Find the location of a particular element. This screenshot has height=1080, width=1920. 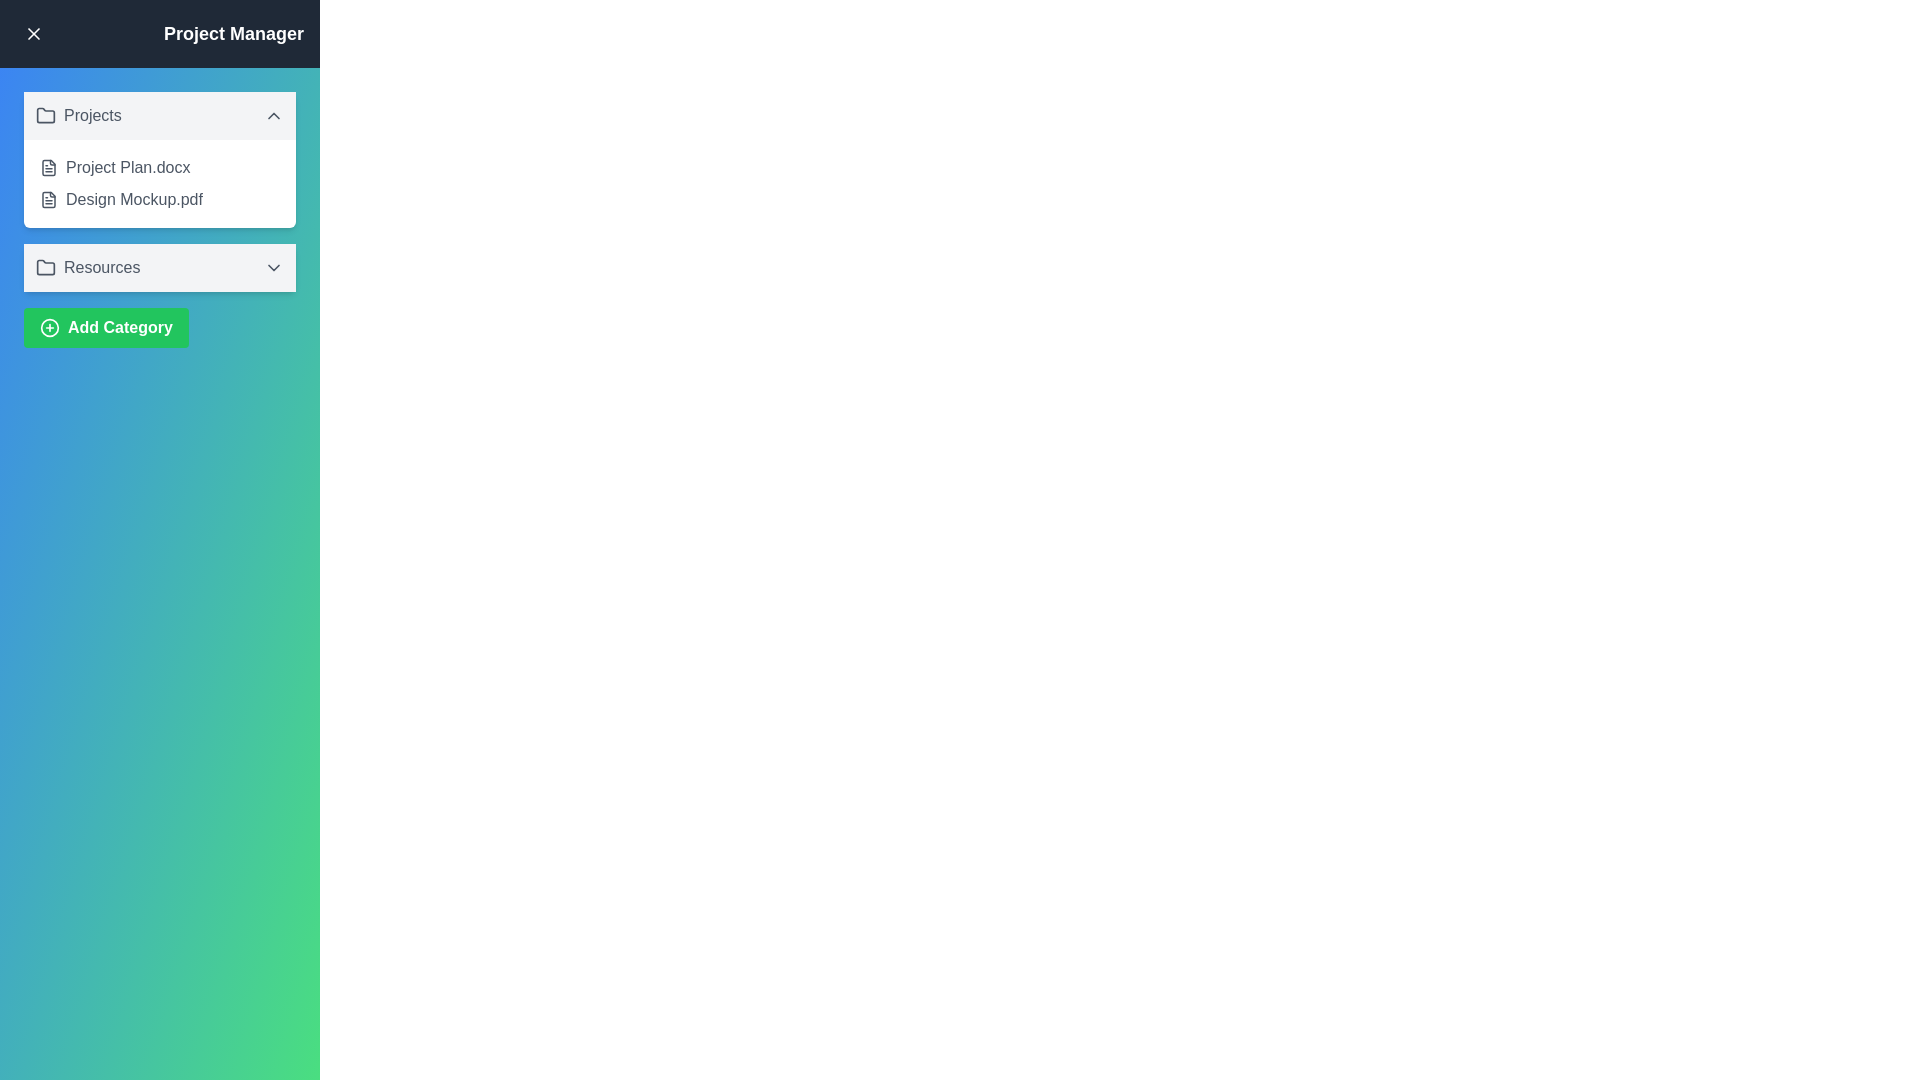

the File entry item labeled 'Project Plan.docx' which is the first item under the 'Projects' dropdown in the left-hand panel is located at coordinates (158, 167).